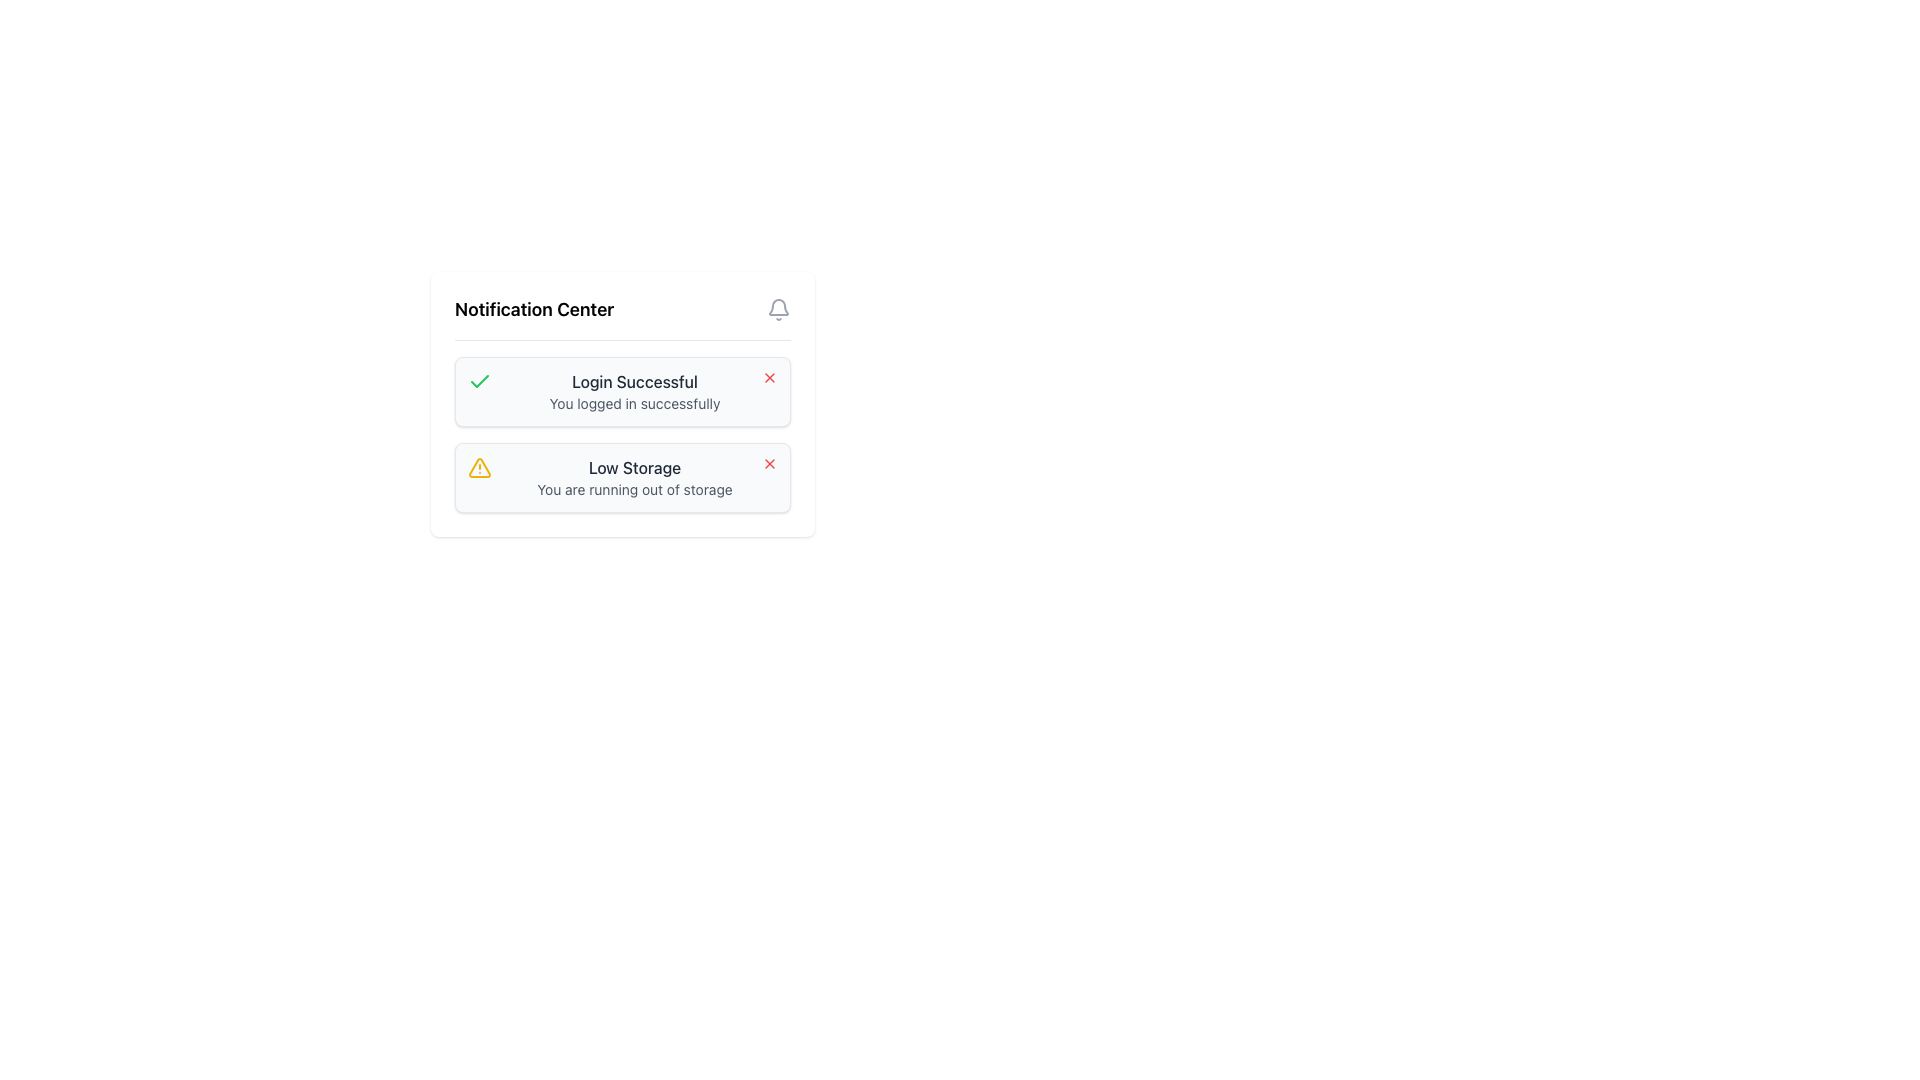 This screenshot has width=1920, height=1080. What do you see at coordinates (768, 463) in the screenshot?
I see `the close button in the top-right corner of the 'Low Storage' notification` at bounding box center [768, 463].